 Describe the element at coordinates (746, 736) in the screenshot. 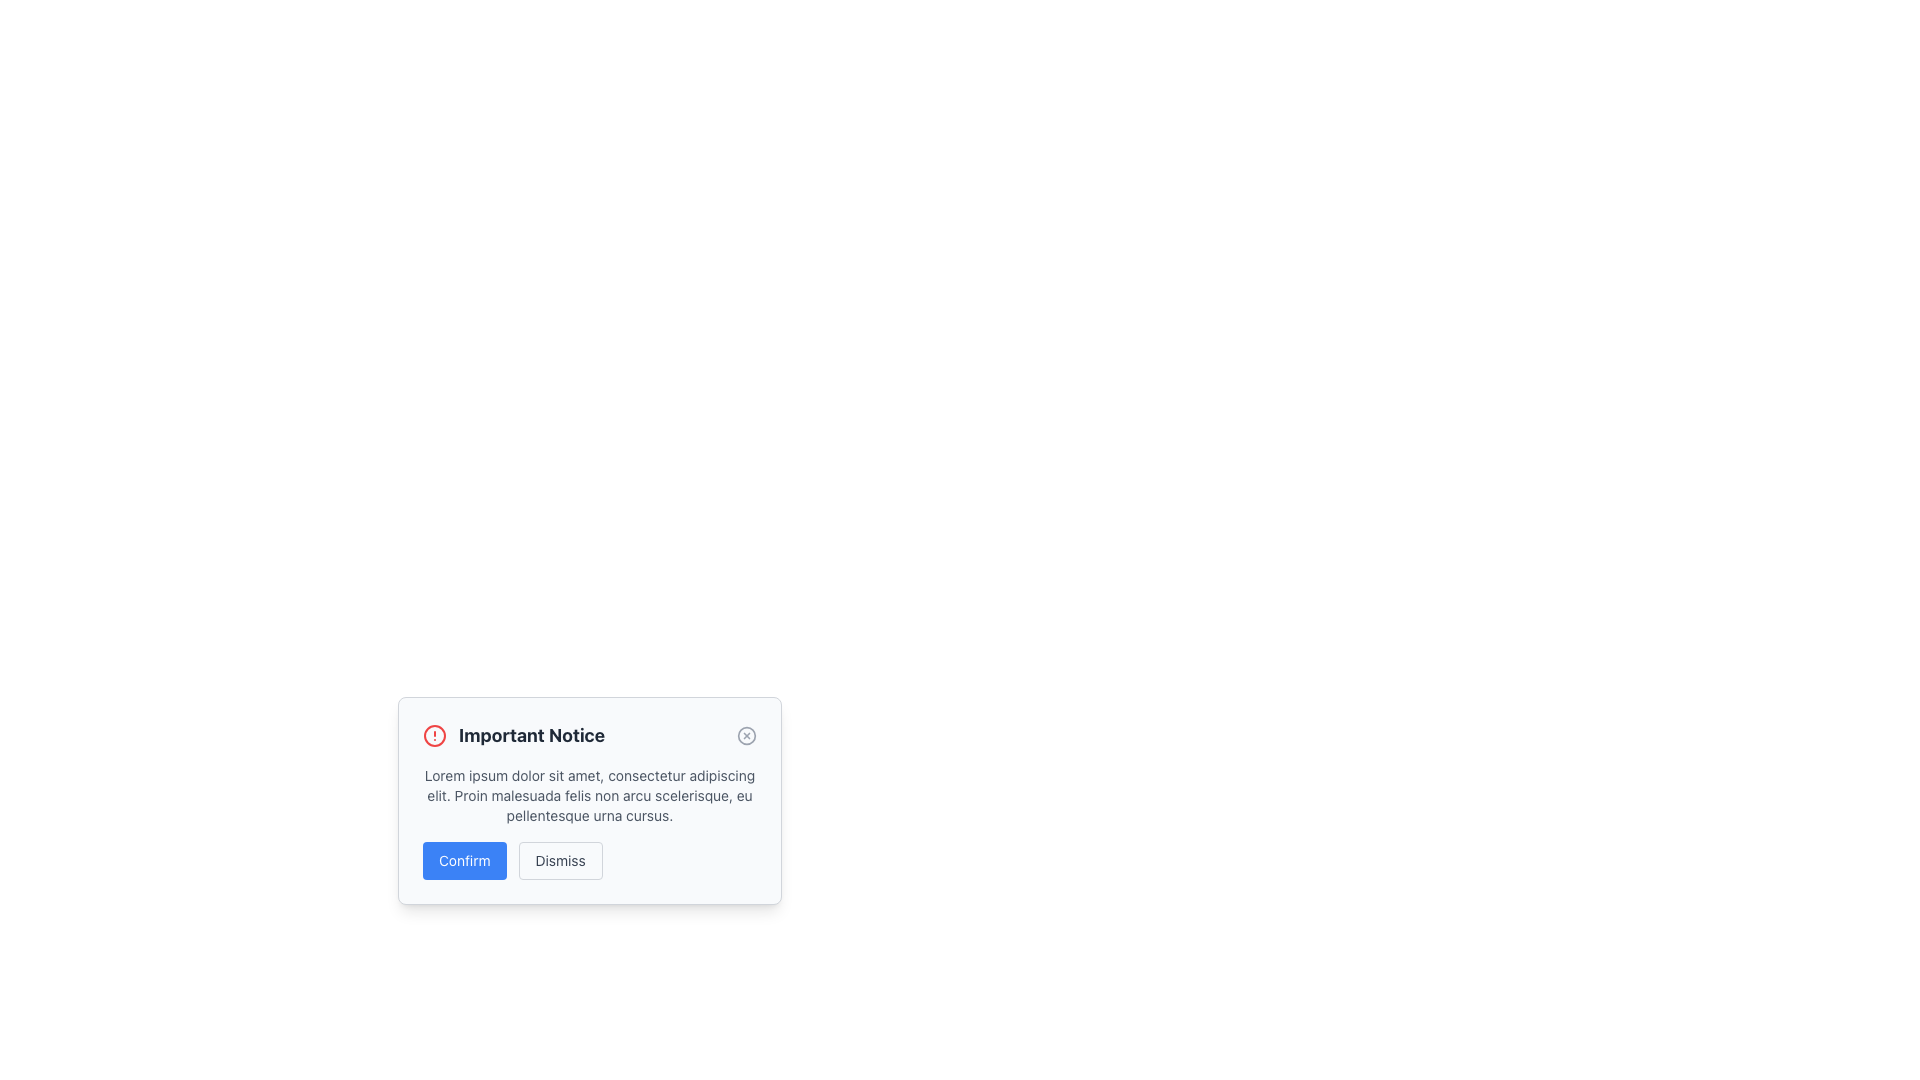

I see `the circular component located centrally inside the close icon at the top-right corner of the modal titled 'Important Notice'` at that location.